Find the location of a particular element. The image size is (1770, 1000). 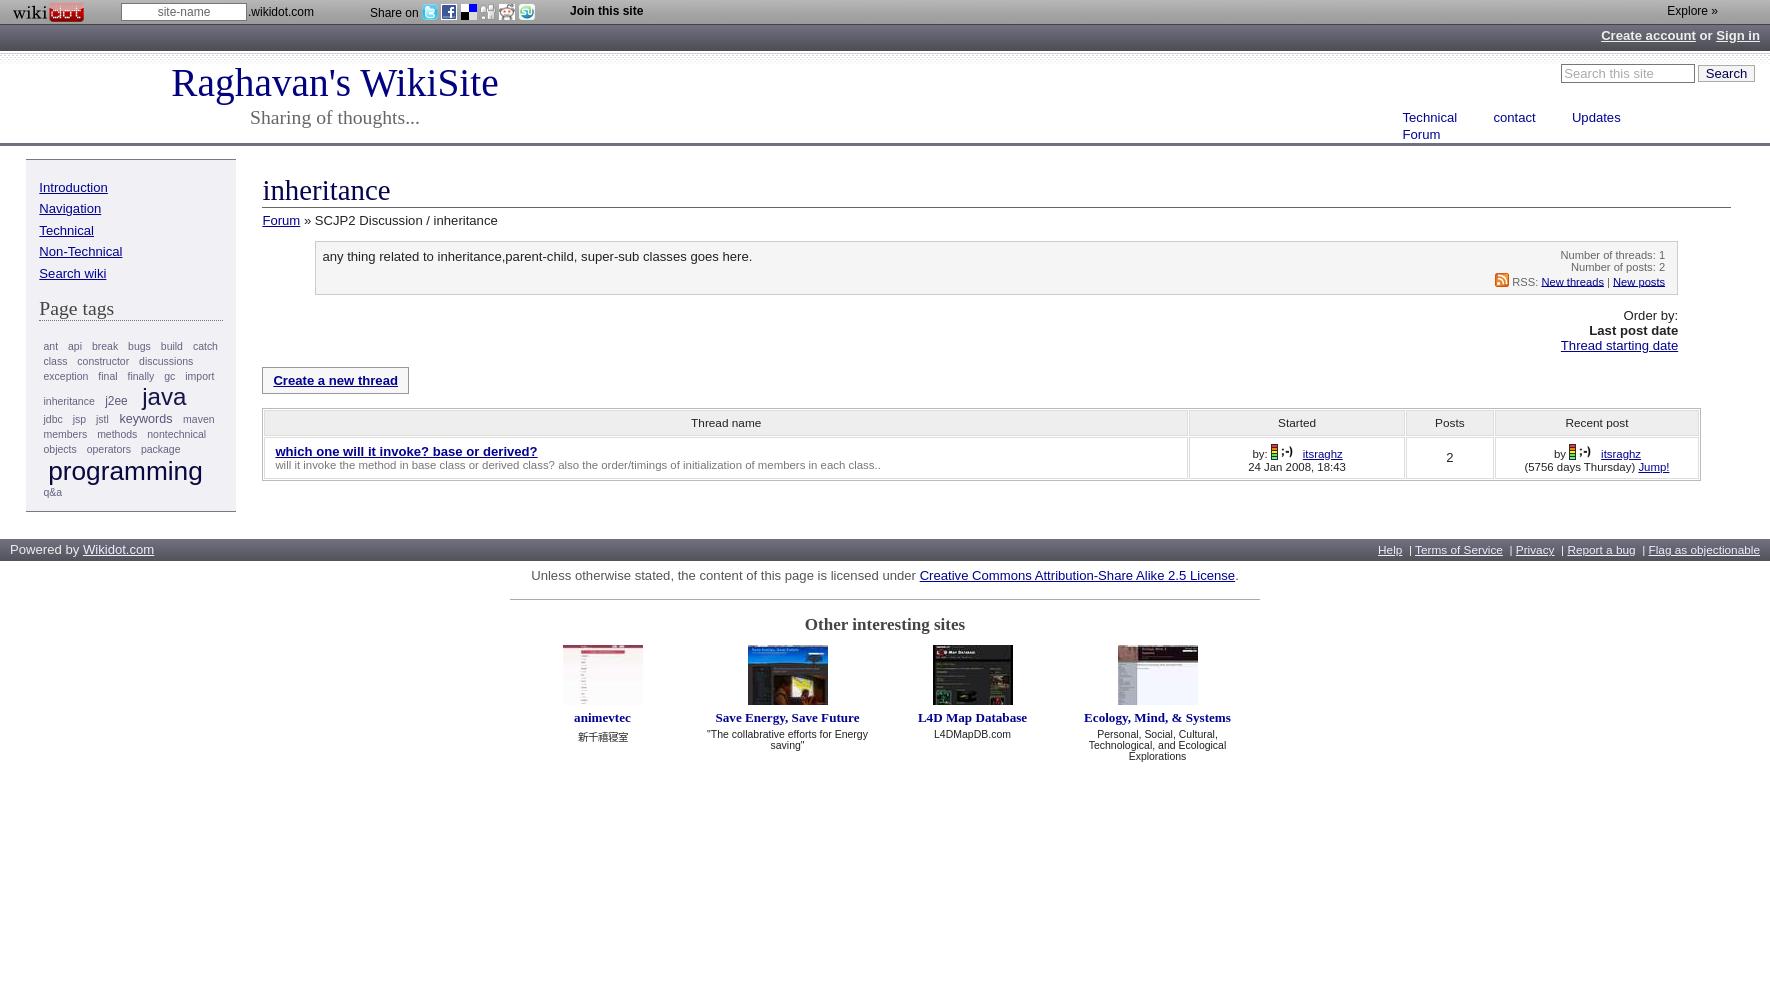

'Sign in' is located at coordinates (1737, 35).